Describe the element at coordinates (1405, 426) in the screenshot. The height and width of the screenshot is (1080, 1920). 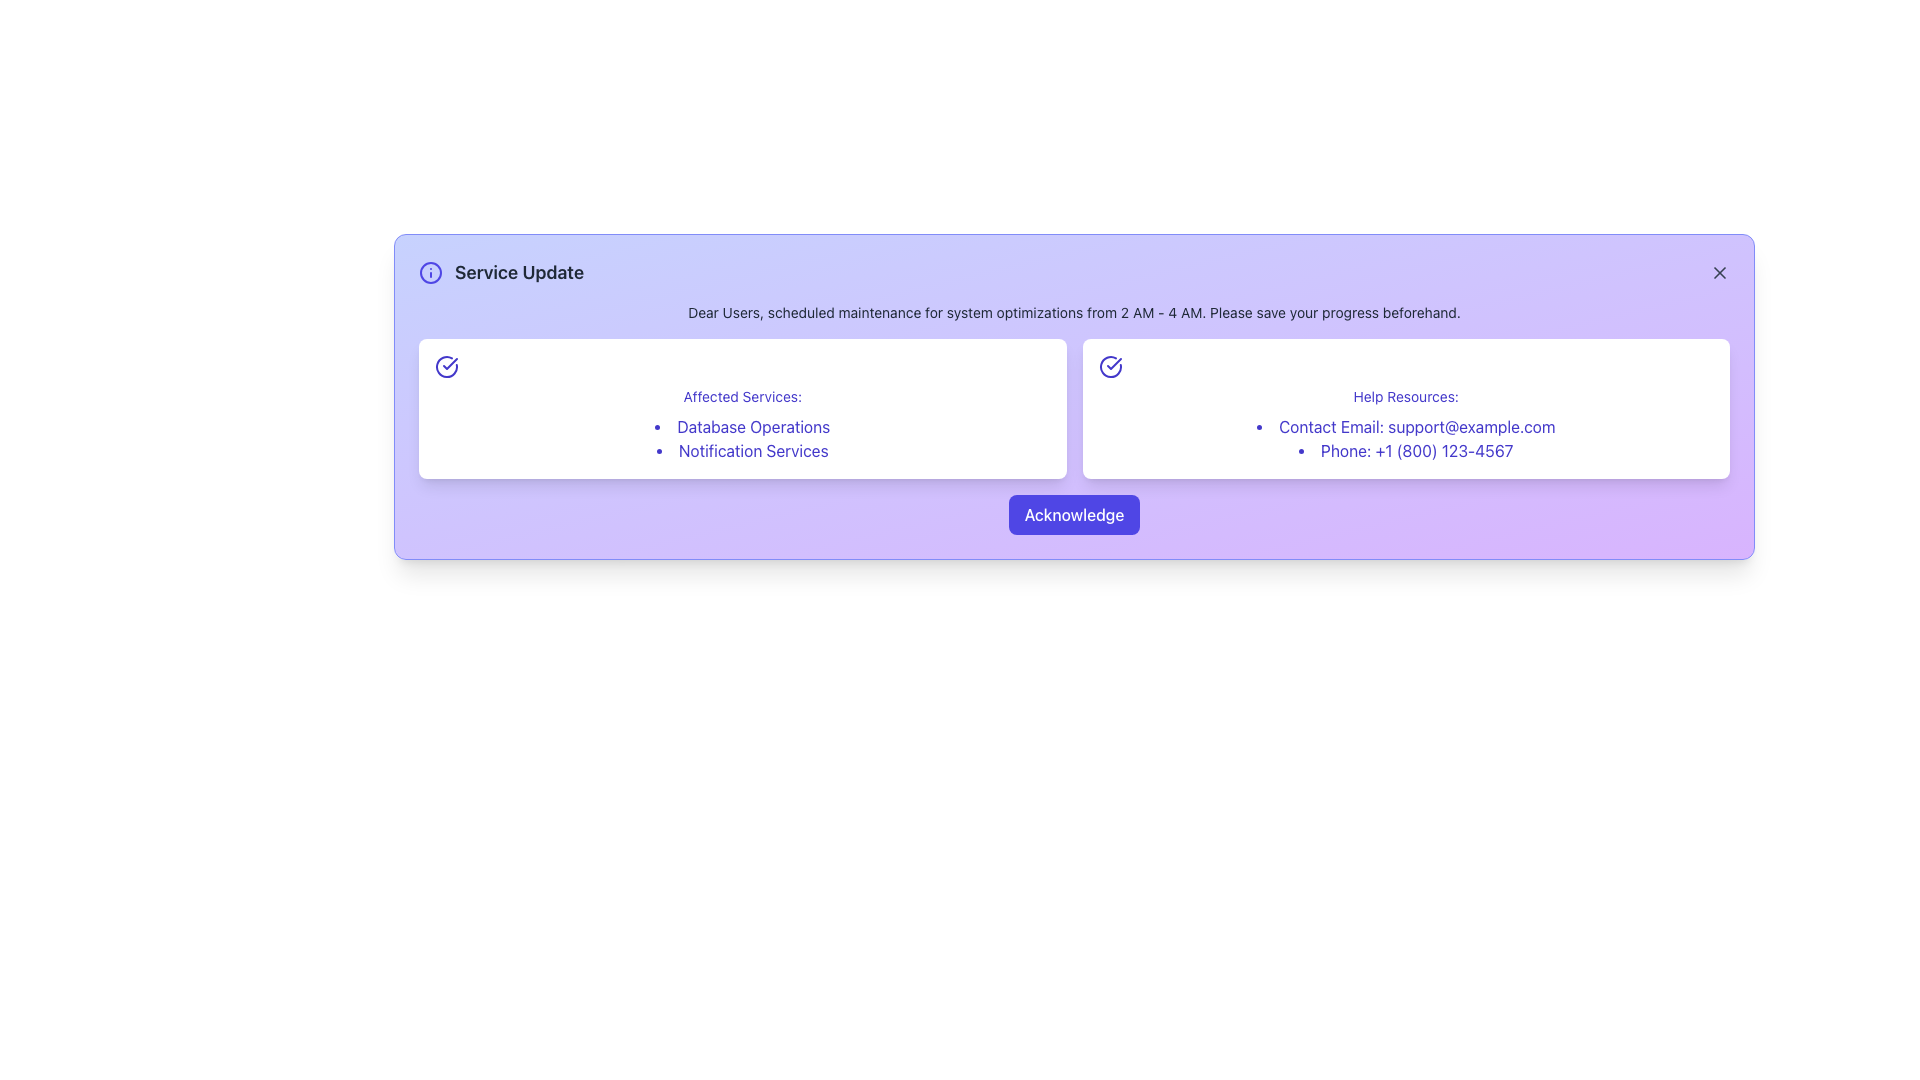
I see `the 'Contact Email: support@example.com' text element, which is styled as a hyperlink in blue` at that location.